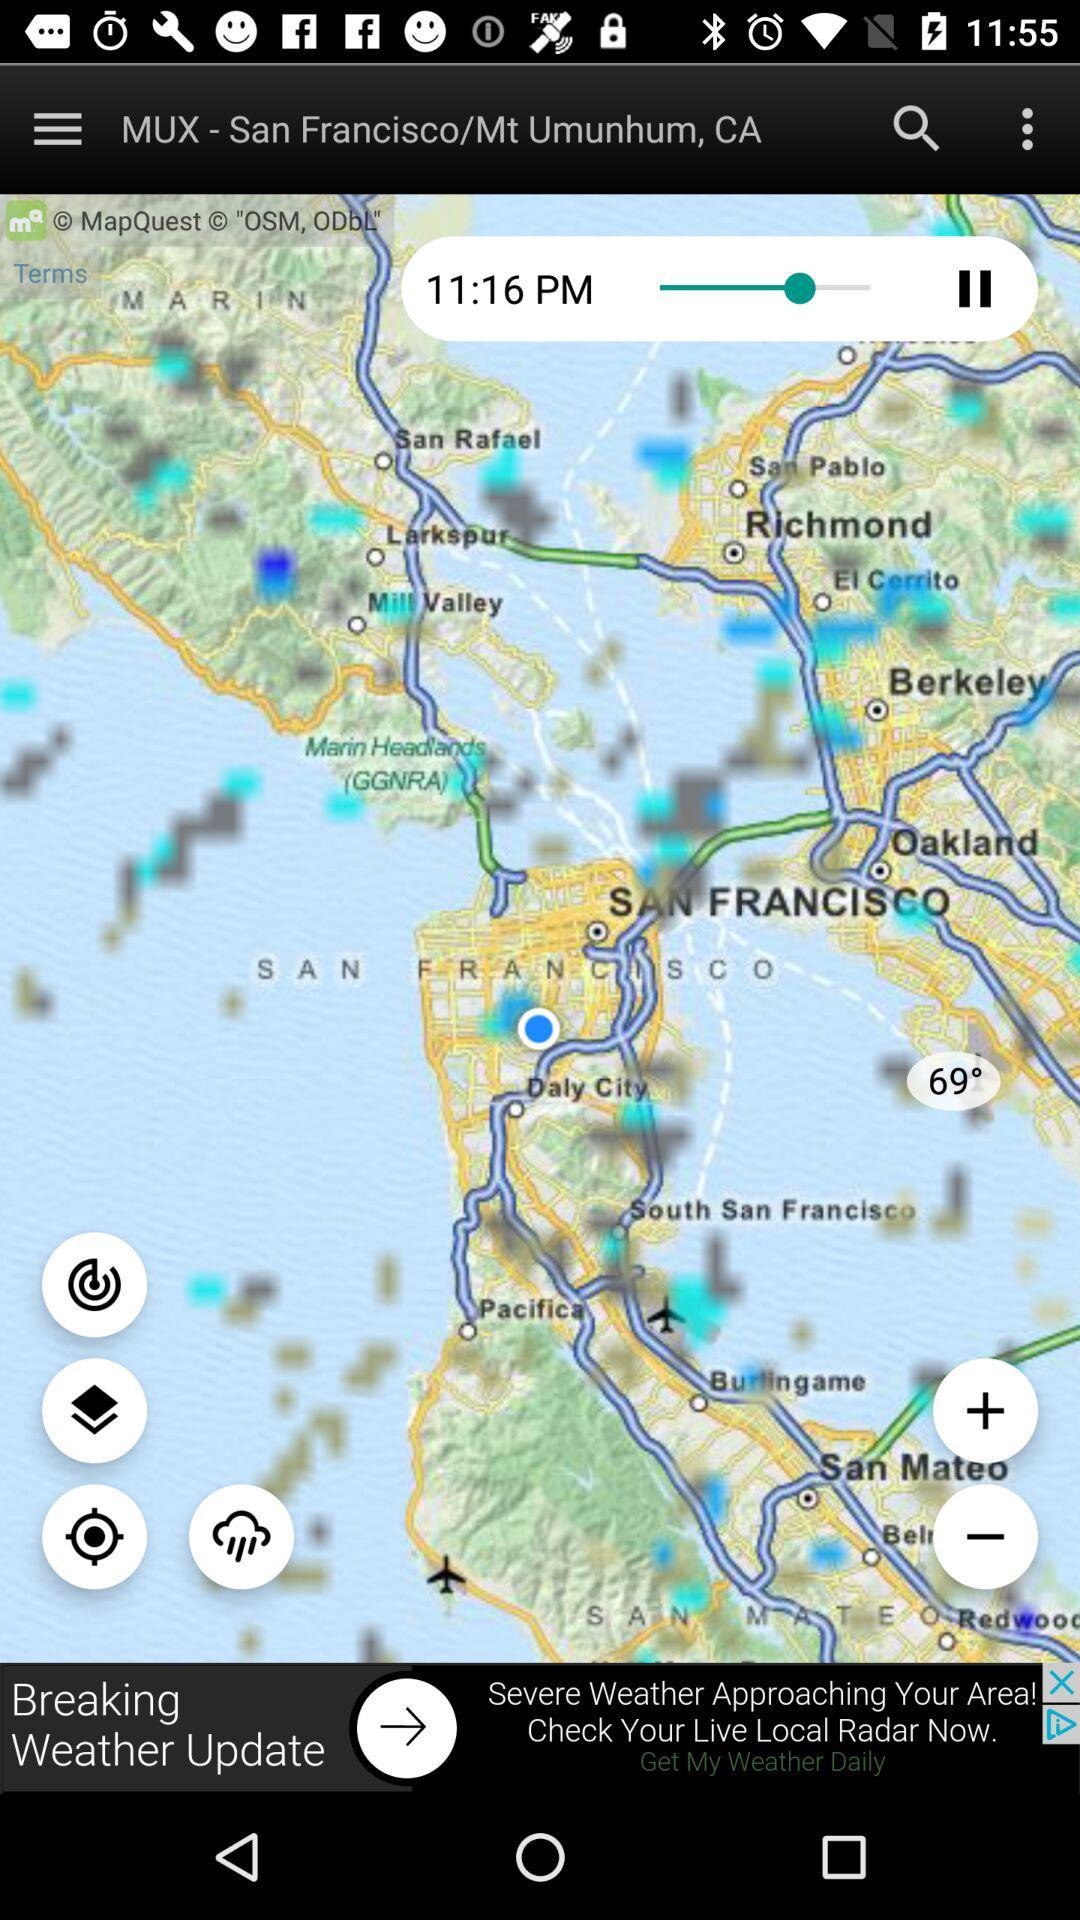 Image resolution: width=1080 pixels, height=1920 pixels. What do you see at coordinates (56, 127) in the screenshot?
I see `the menu icon` at bounding box center [56, 127].